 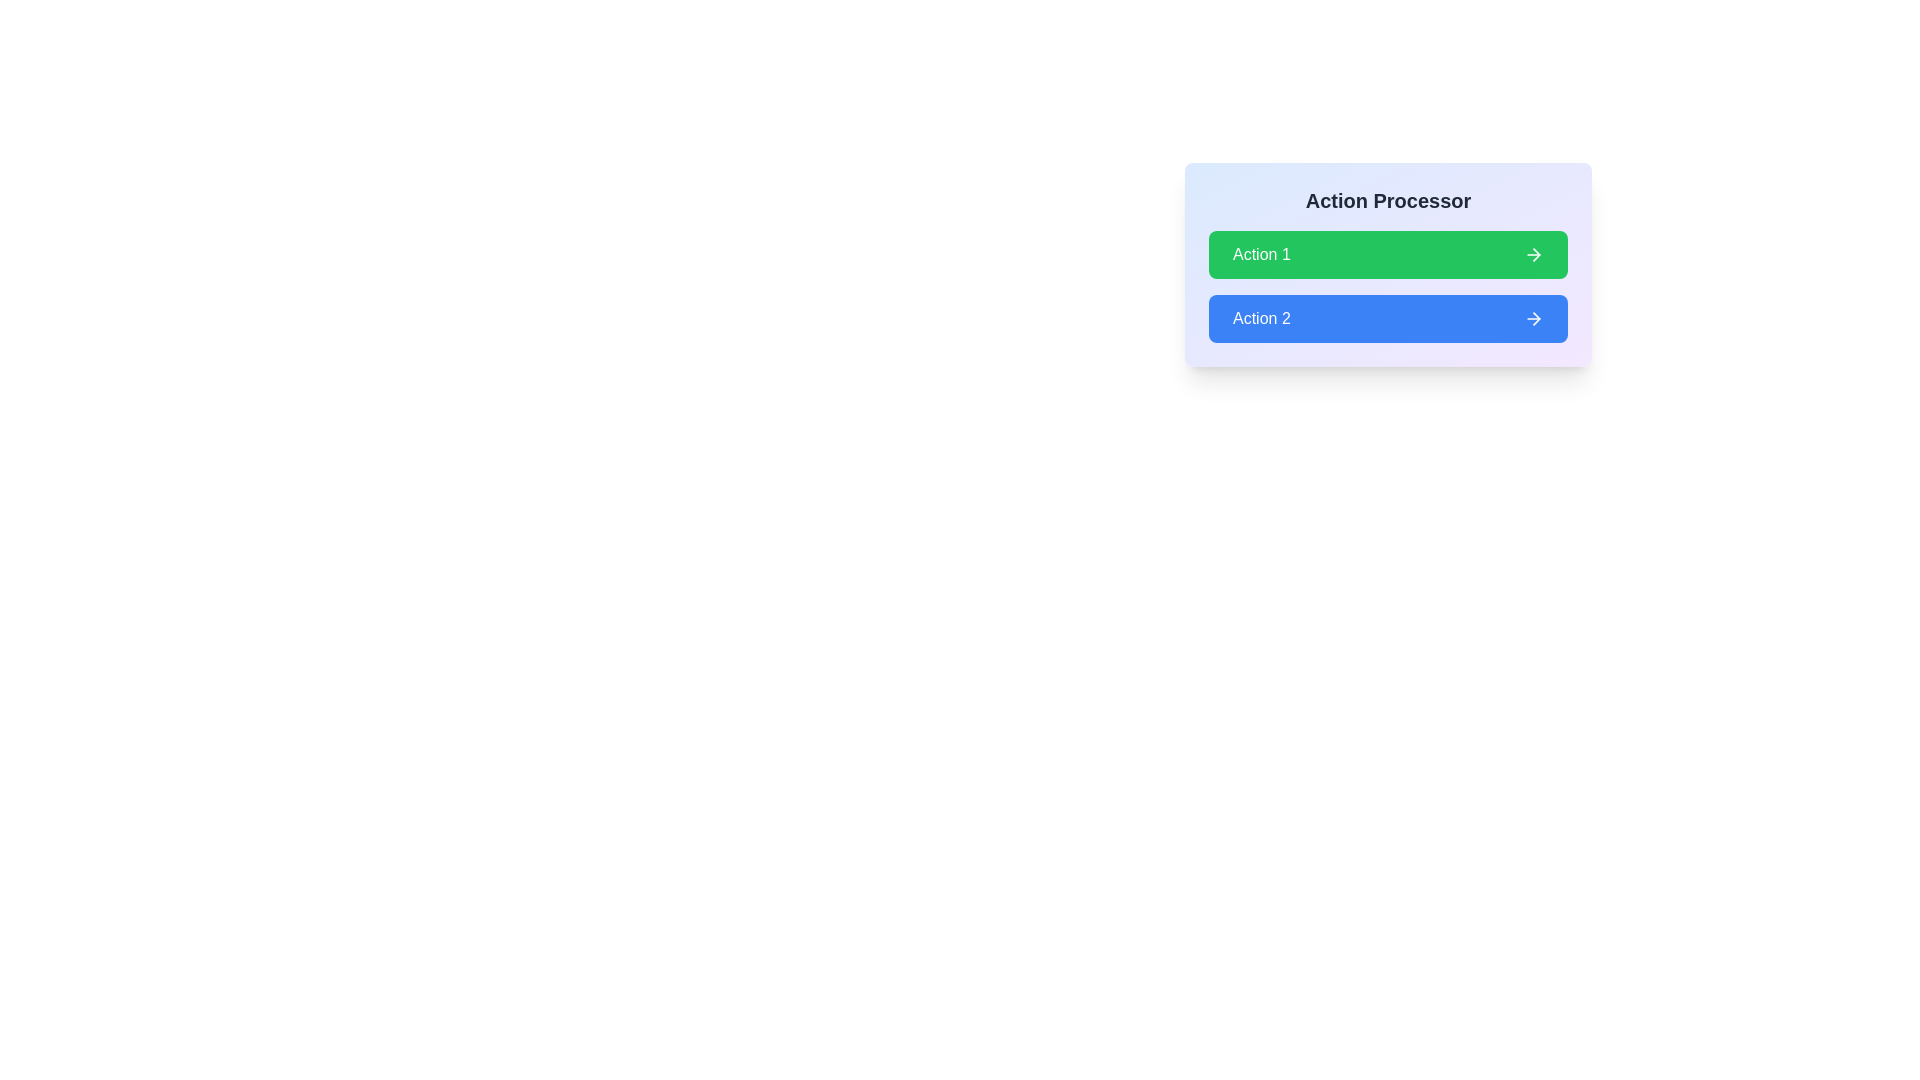 What do you see at coordinates (1387, 318) in the screenshot?
I see `the rectangular blue button labeled 'Action 2'` at bounding box center [1387, 318].